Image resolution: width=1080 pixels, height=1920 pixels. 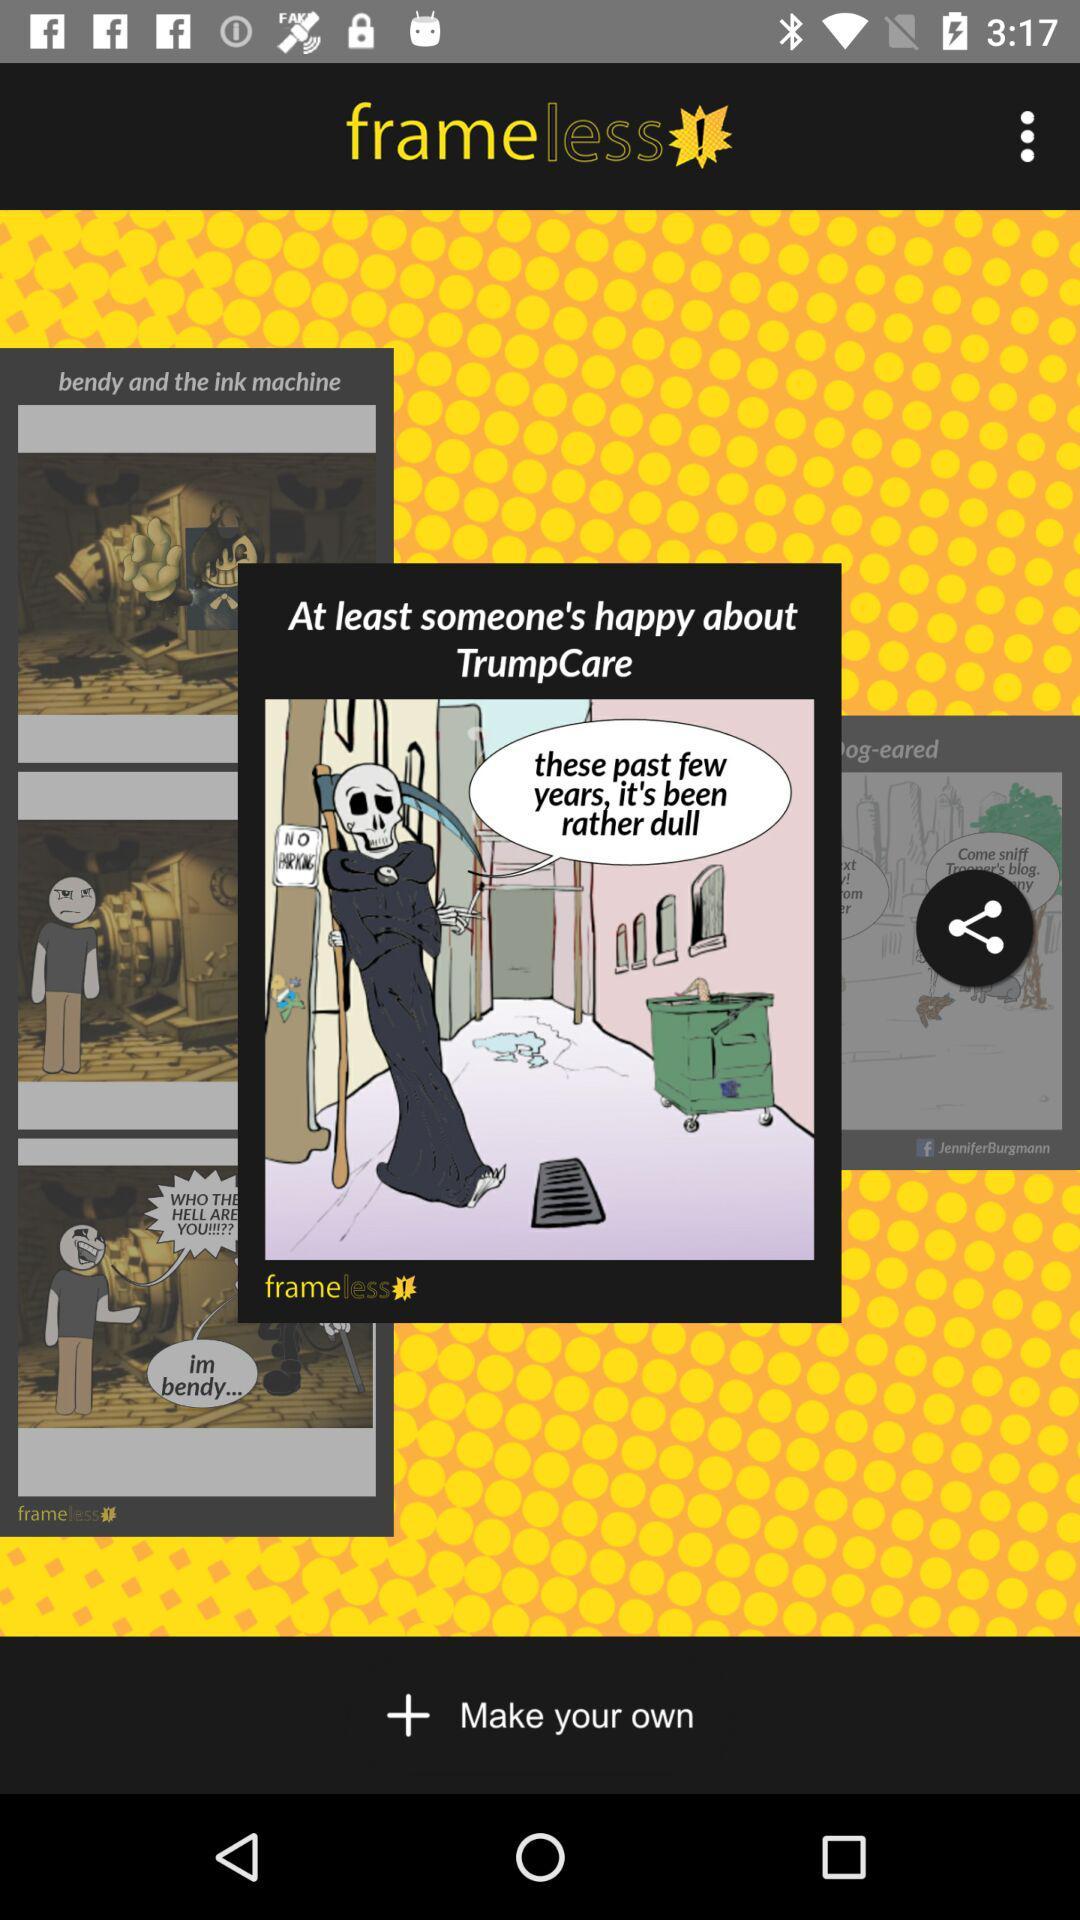 I want to click on more info, so click(x=1027, y=135).